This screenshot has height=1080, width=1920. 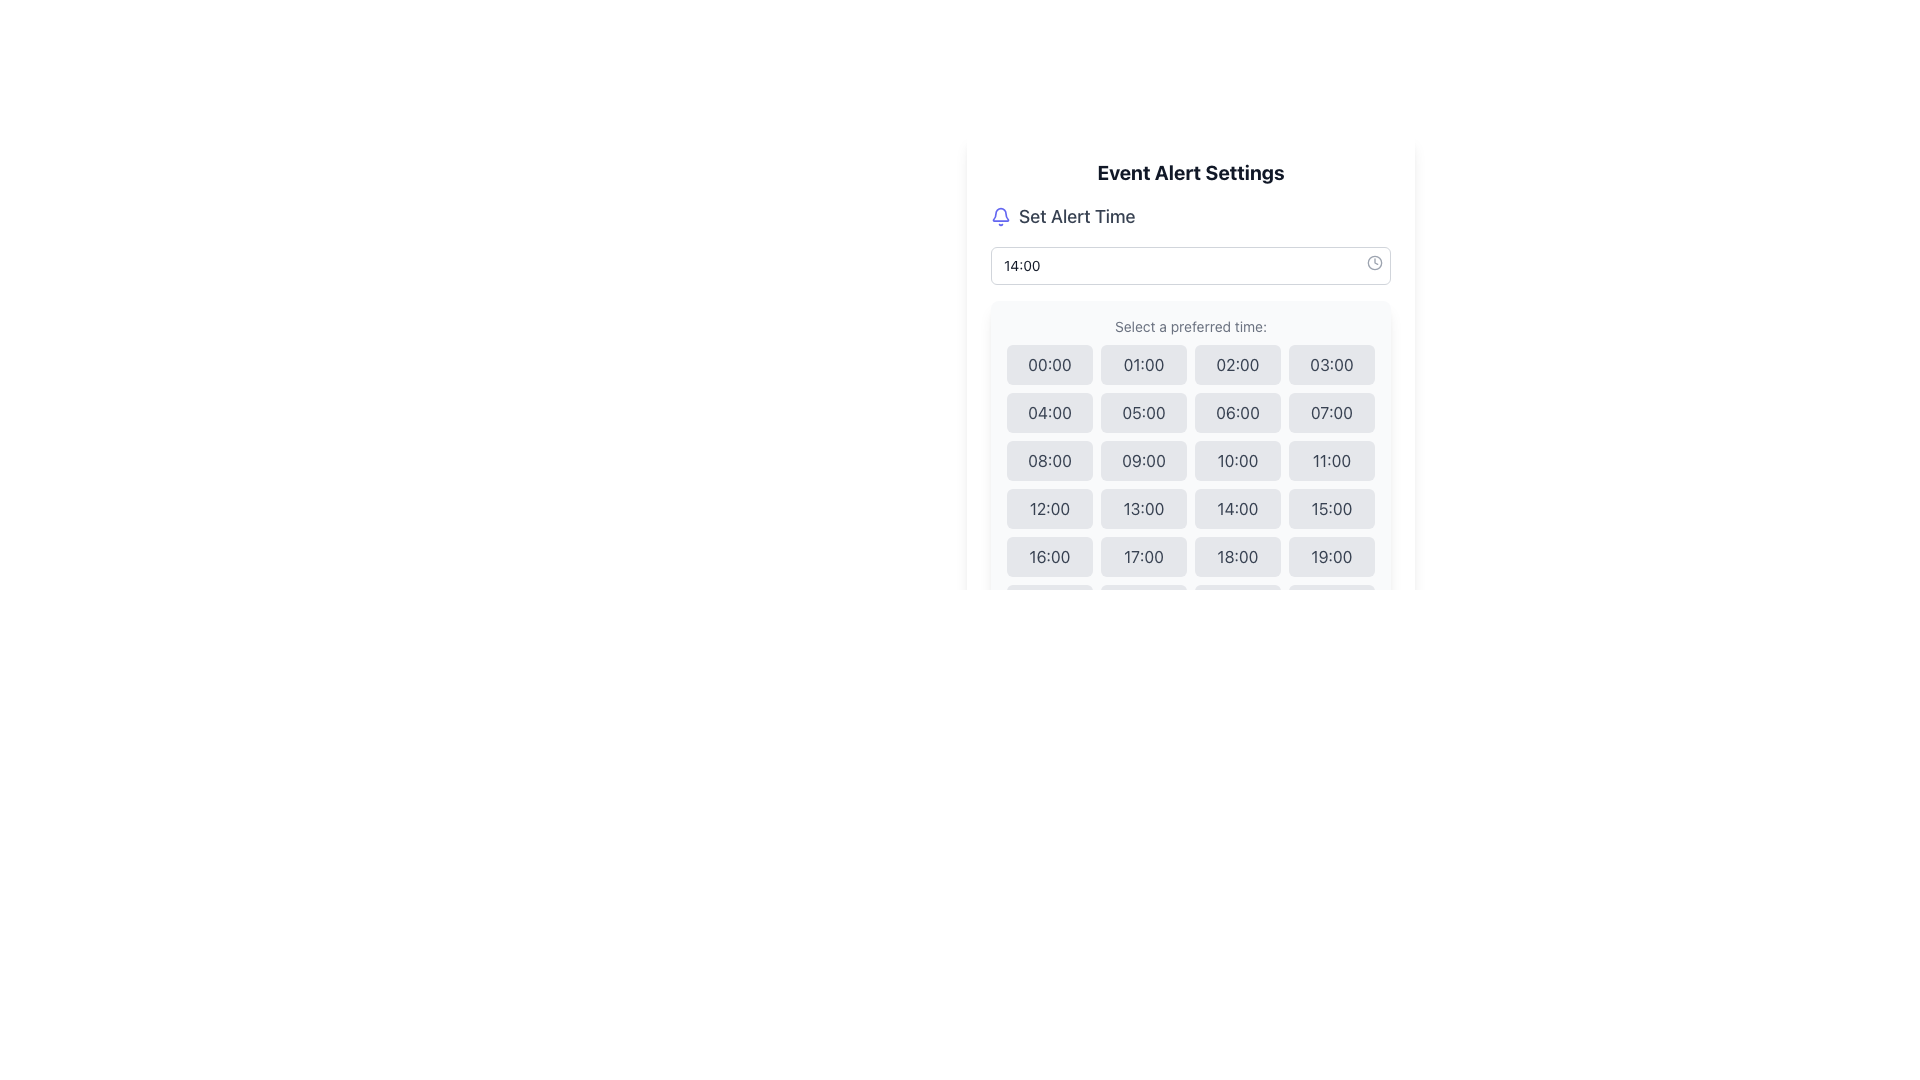 I want to click on the notification icon located to the left of the 'Set Alert Time' text. Although it's non-interactive, we will identify it for potential future actions, so click(x=1001, y=216).